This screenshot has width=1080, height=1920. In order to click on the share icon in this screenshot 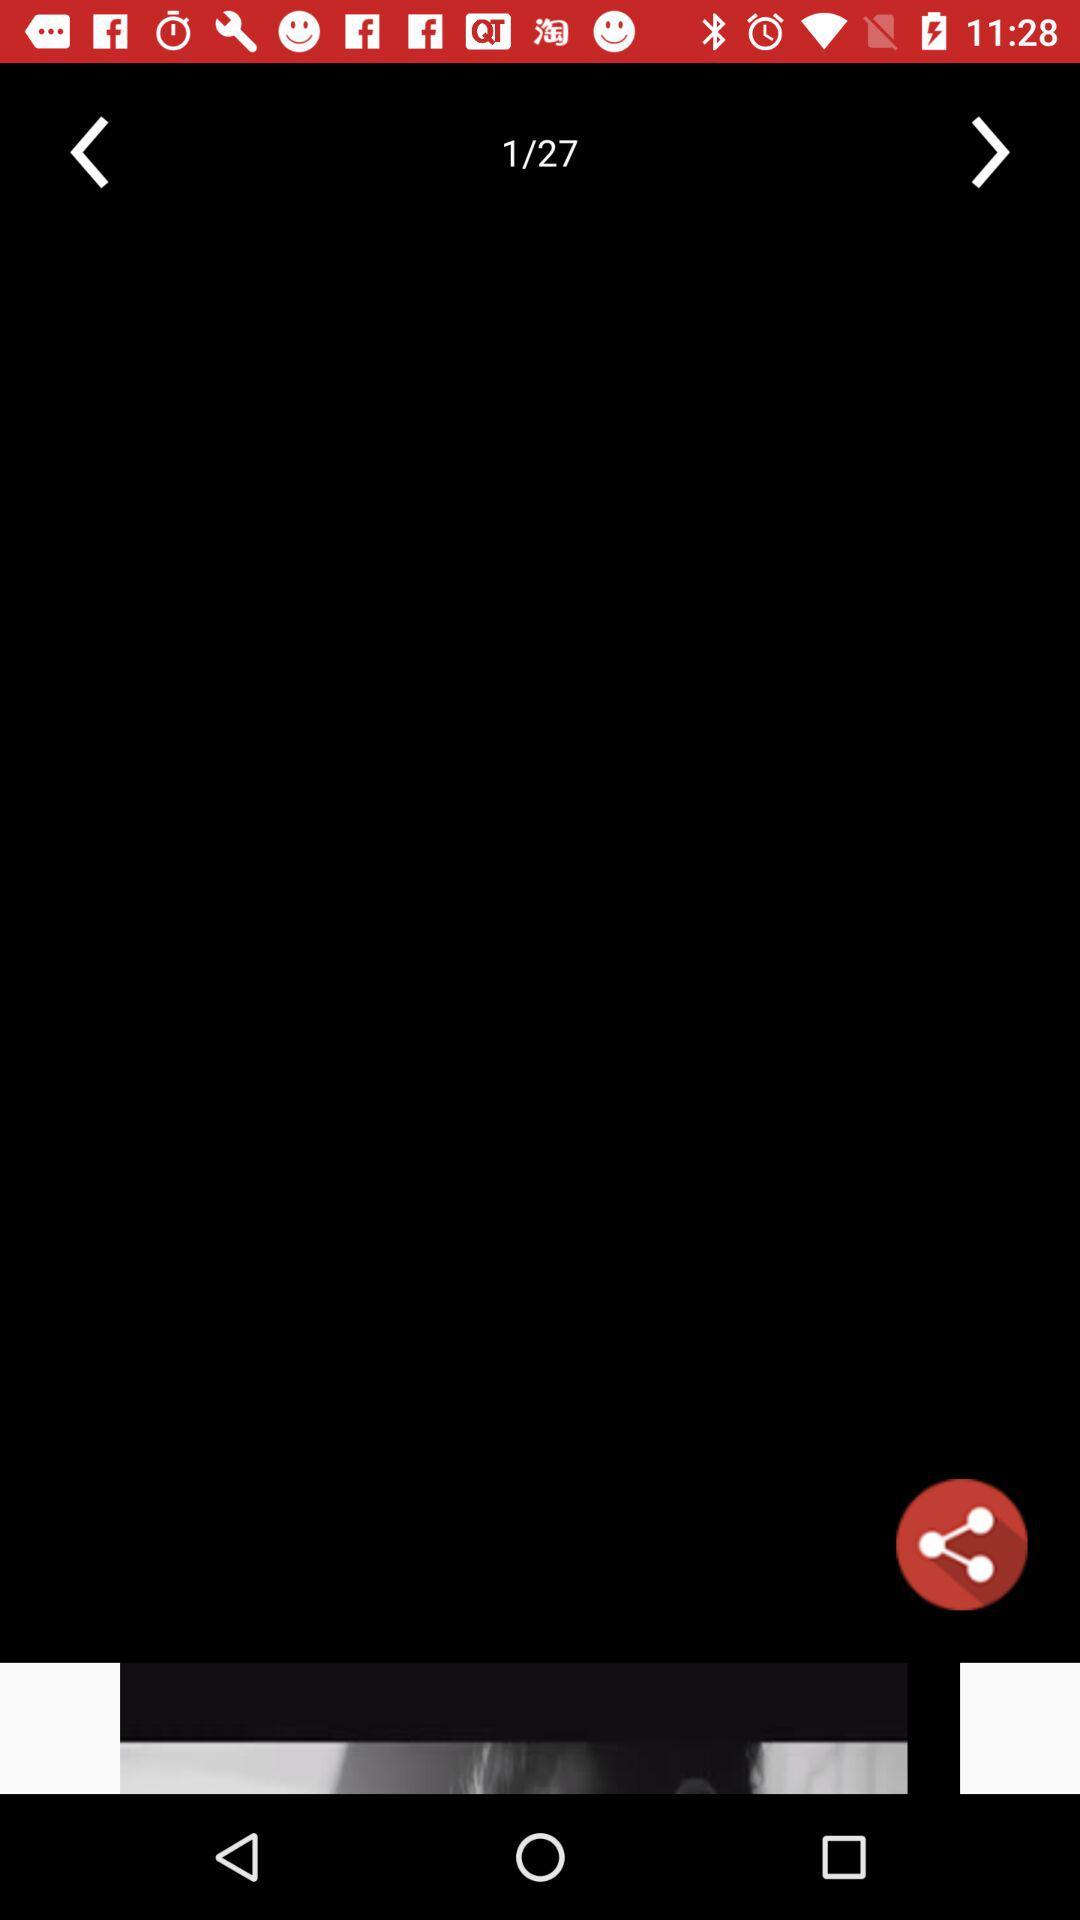, I will do `click(960, 1543)`.